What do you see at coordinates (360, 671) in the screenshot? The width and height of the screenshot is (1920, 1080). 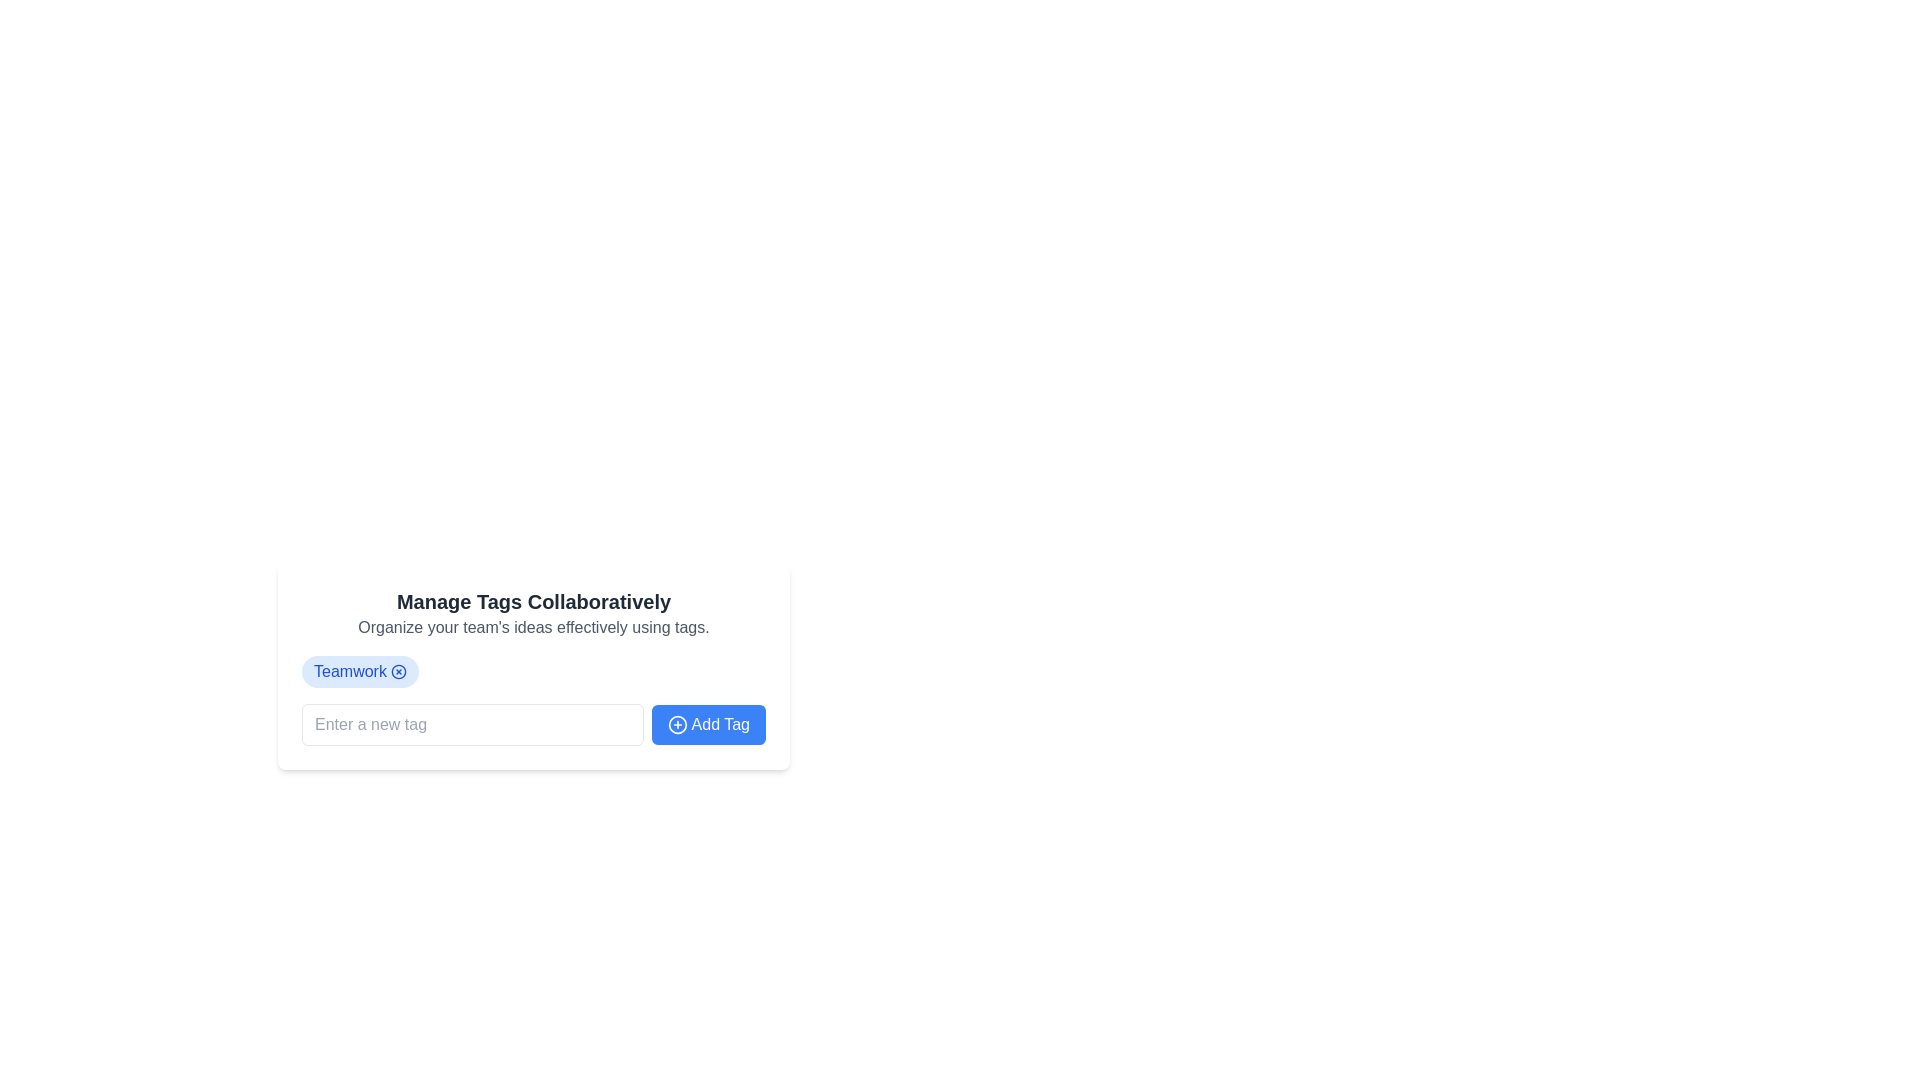 I see `the 'Teamwork' Tag component with a remove button, which is an oval-shaped badge with a light blue background and blue text` at bounding box center [360, 671].